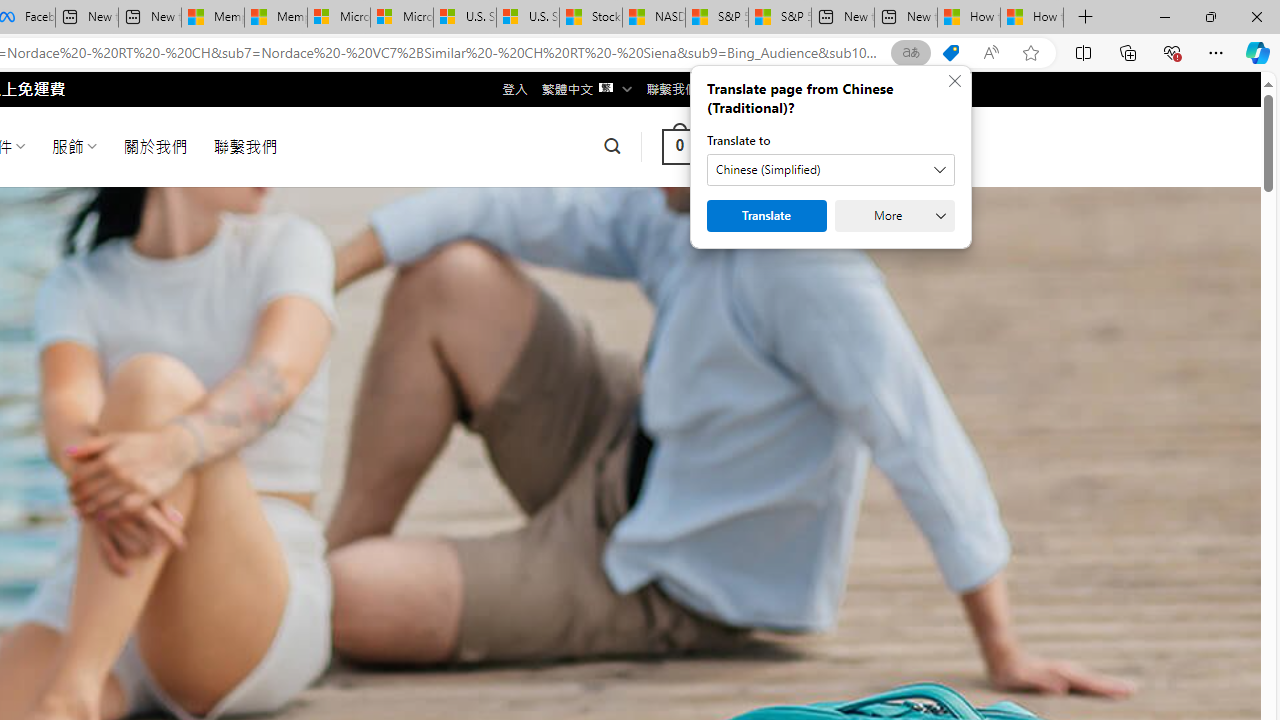  I want to click on 'Settings and more (Alt+F)', so click(1215, 51).